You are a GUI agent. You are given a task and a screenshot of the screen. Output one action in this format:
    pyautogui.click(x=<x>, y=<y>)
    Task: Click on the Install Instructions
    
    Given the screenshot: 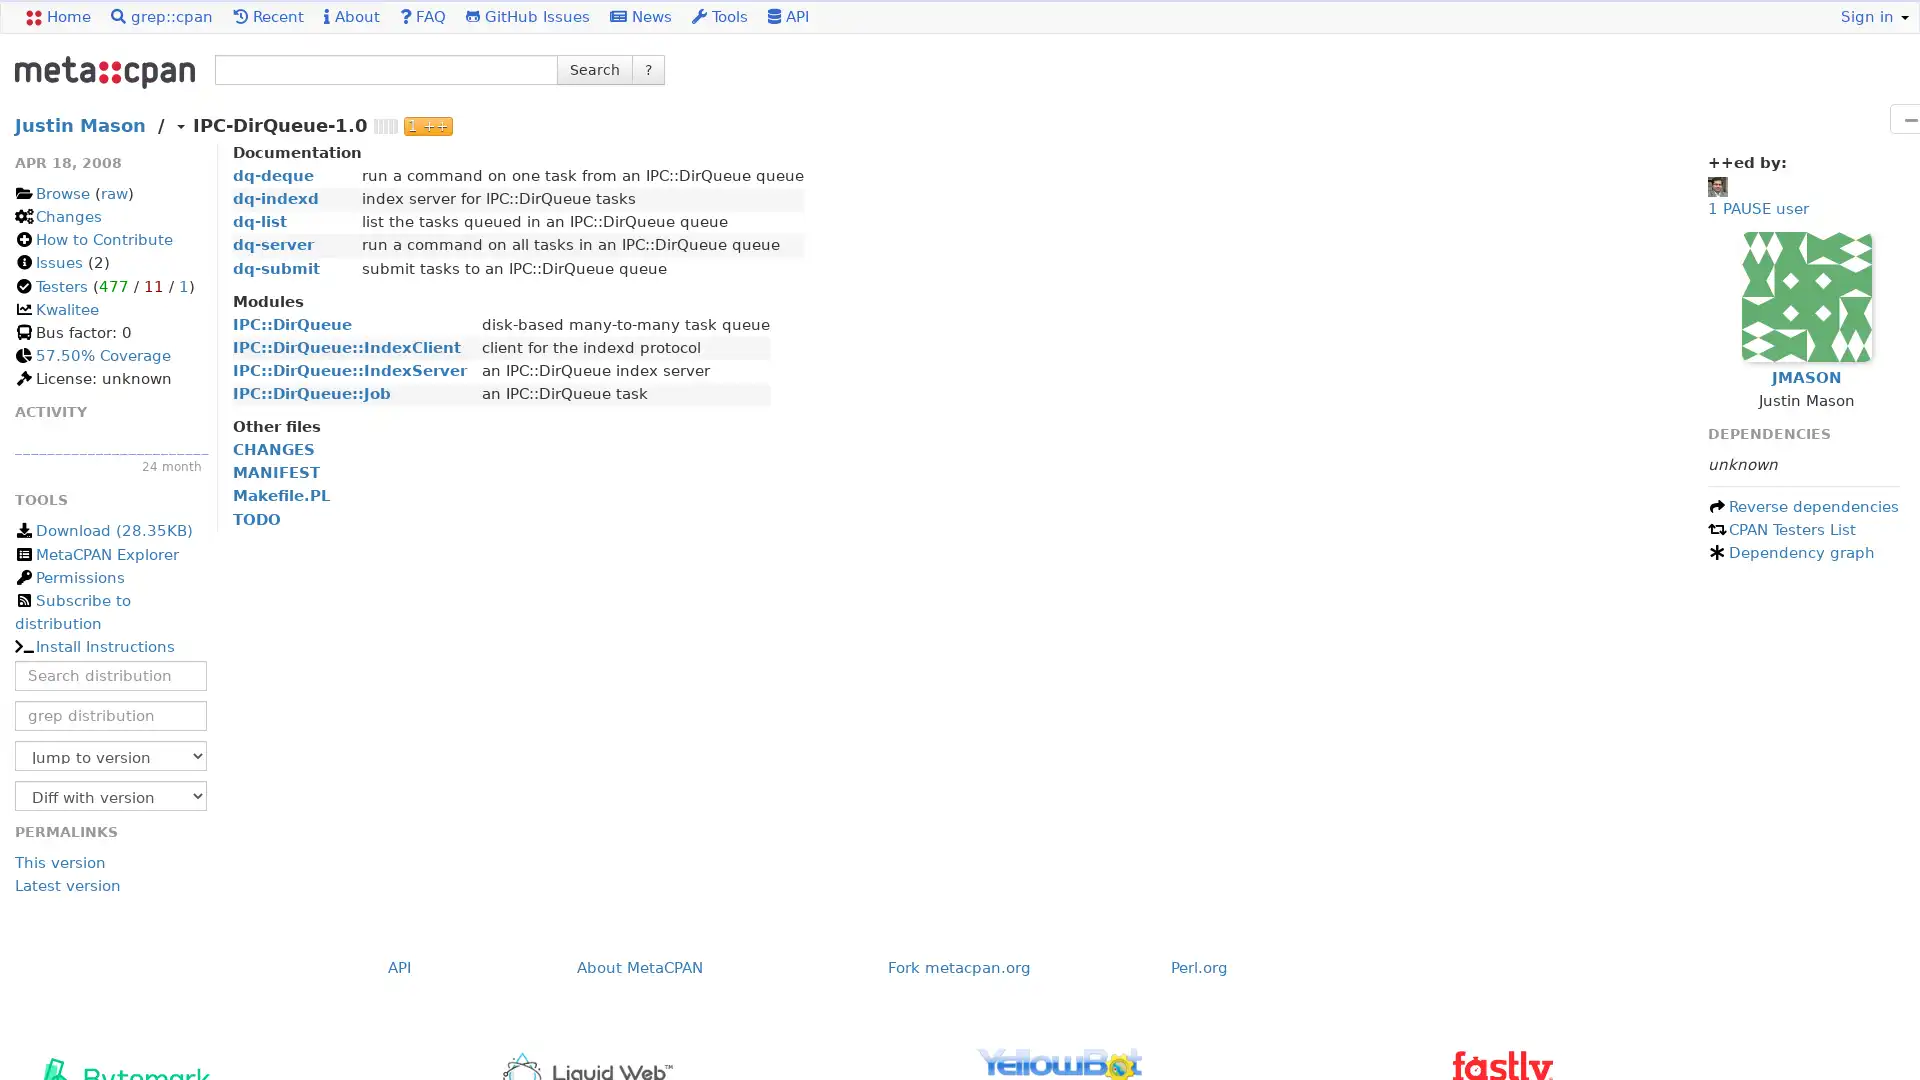 What is the action you would take?
    pyautogui.click(x=93, y=647)
    